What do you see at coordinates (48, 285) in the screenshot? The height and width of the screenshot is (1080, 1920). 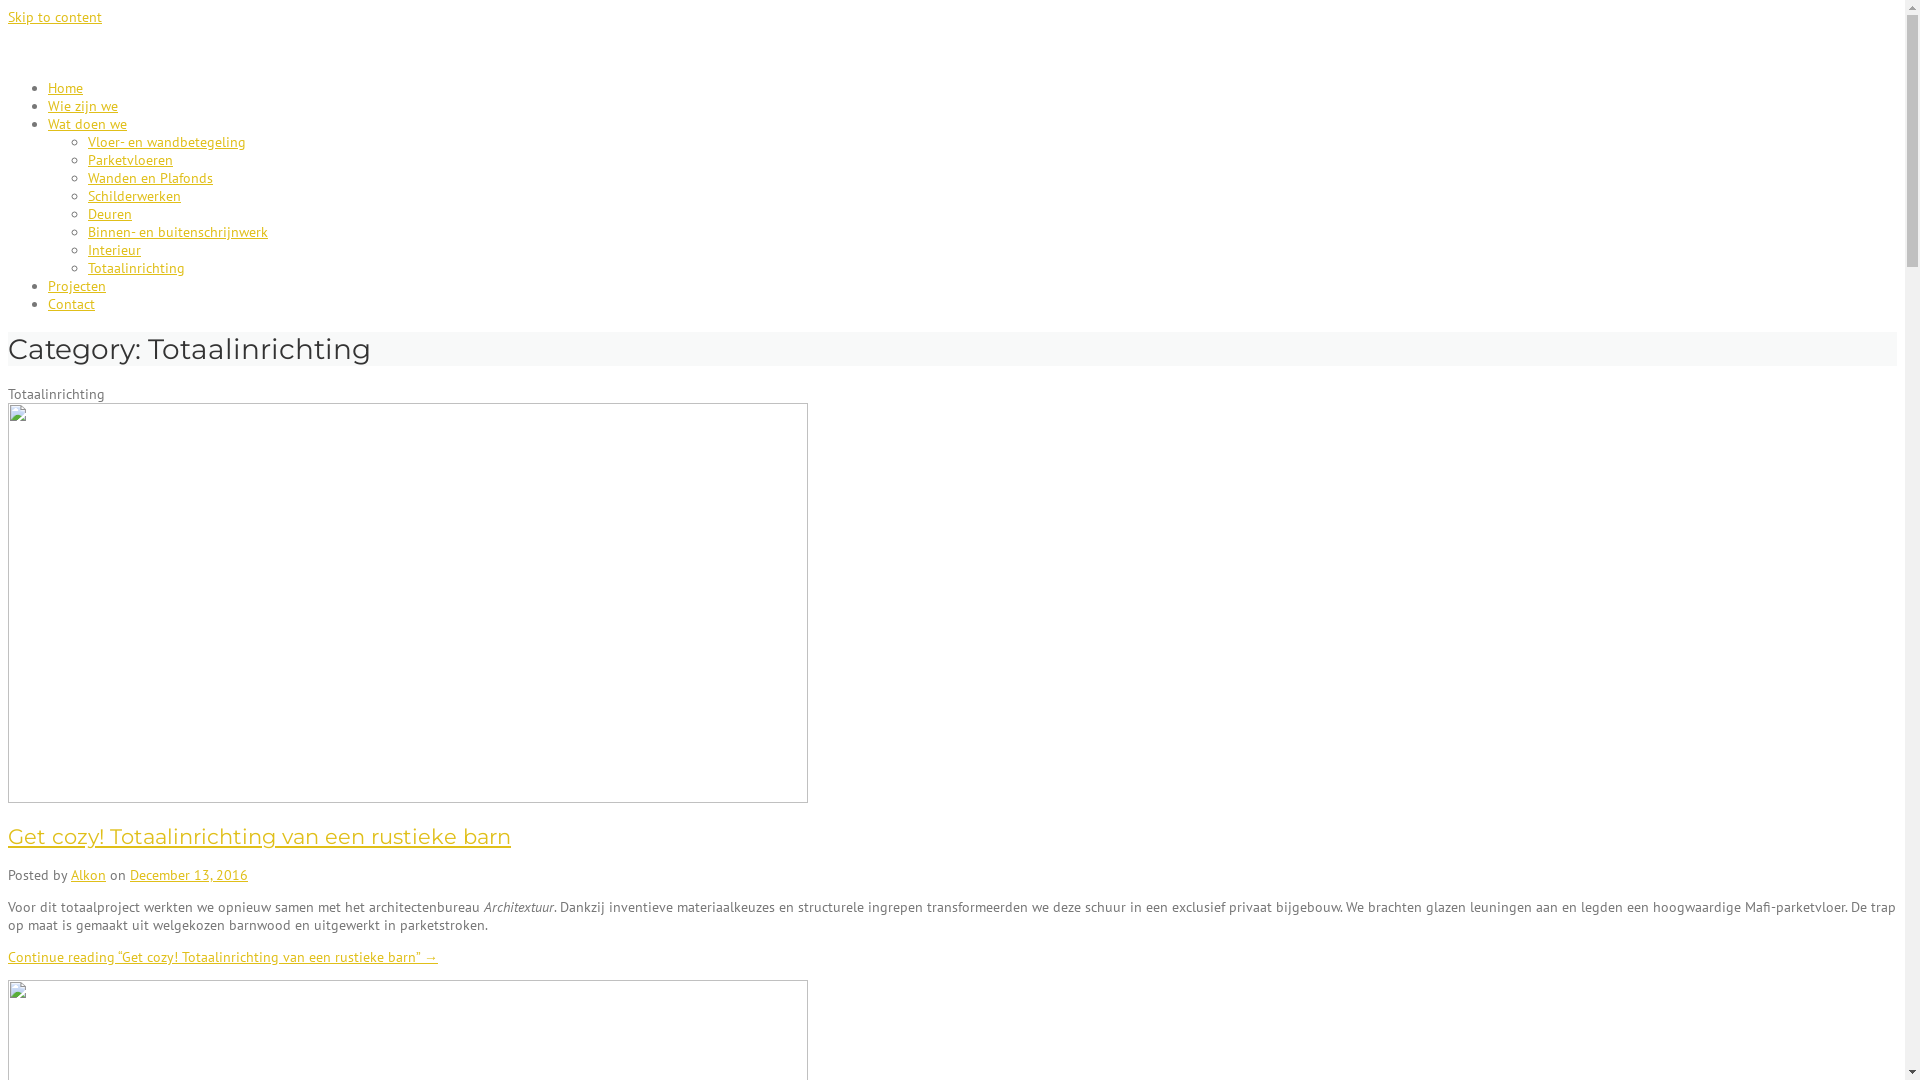 I see `'Projecten'` at bounding box center [48, 285].